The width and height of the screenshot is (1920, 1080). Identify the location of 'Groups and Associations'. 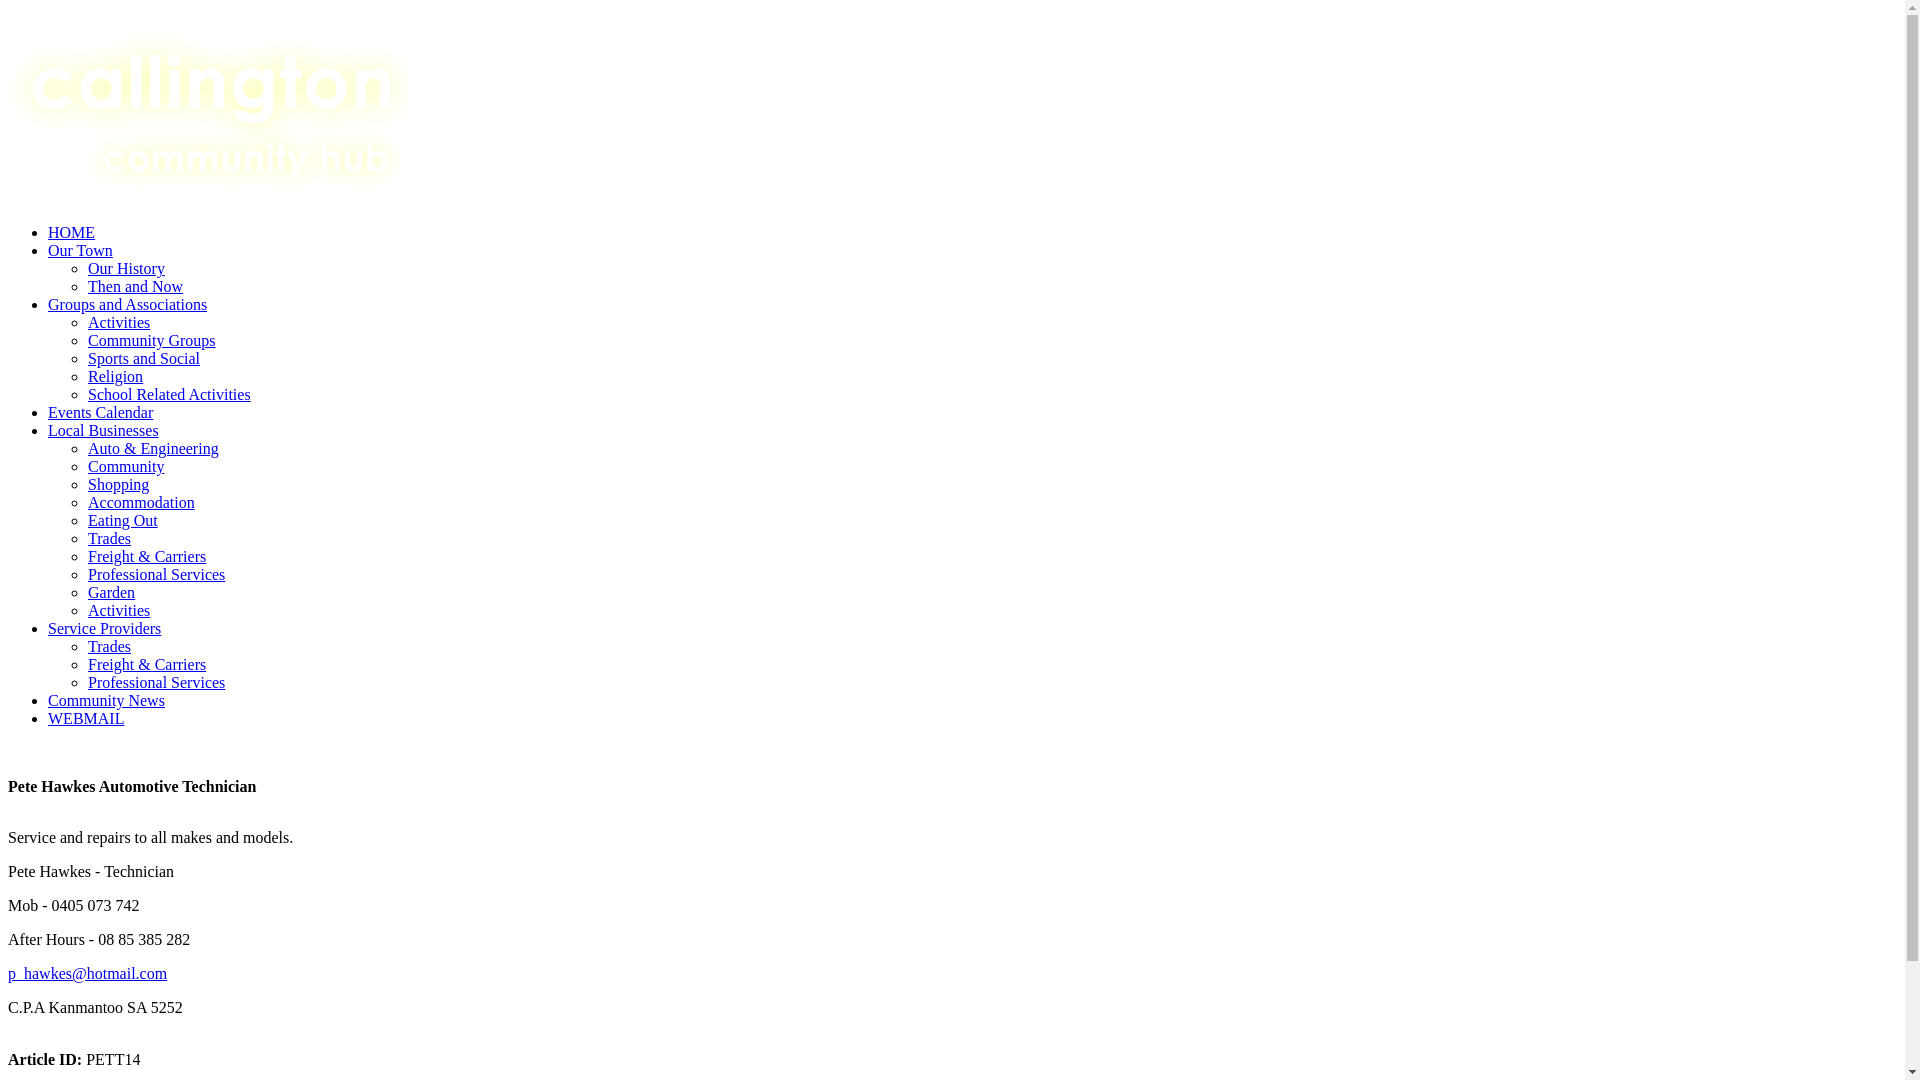
(48, 304).